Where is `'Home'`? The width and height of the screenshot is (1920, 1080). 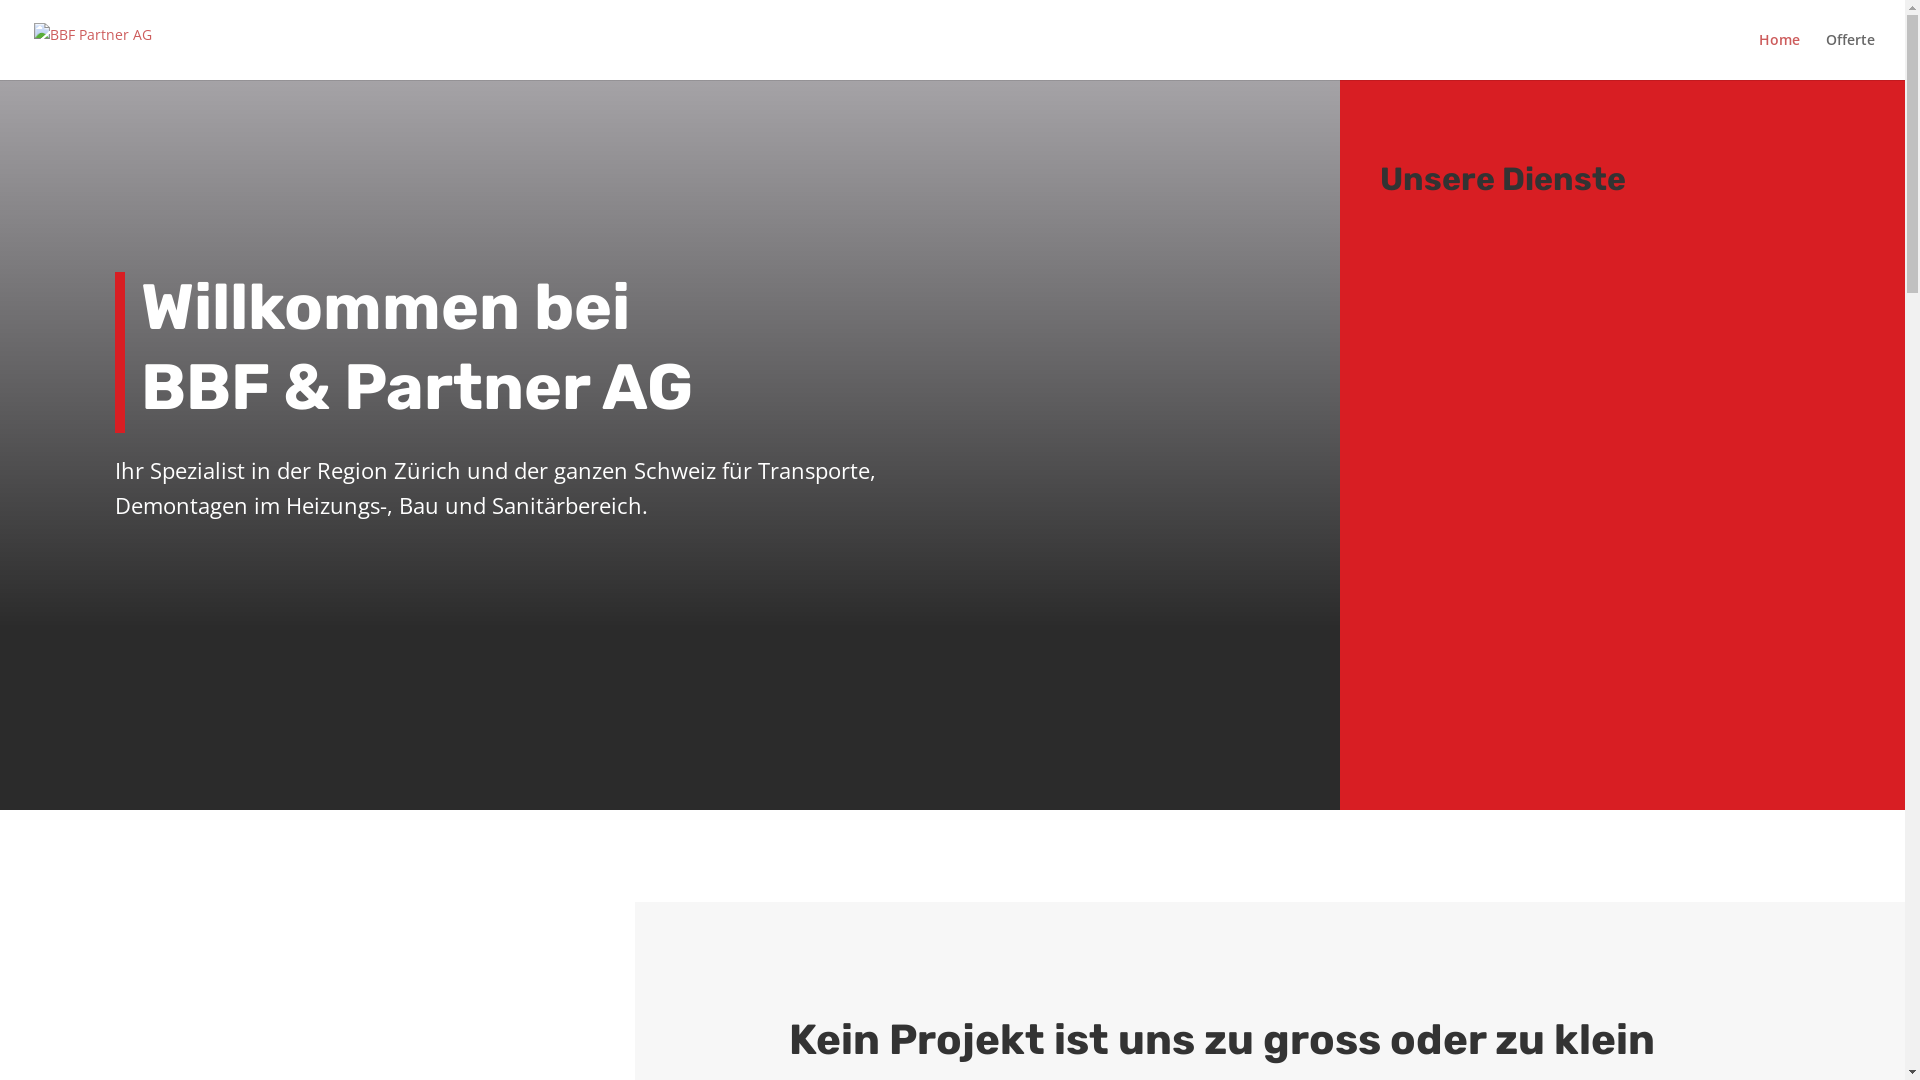 'Home' is located at coordinates (1779, 55).